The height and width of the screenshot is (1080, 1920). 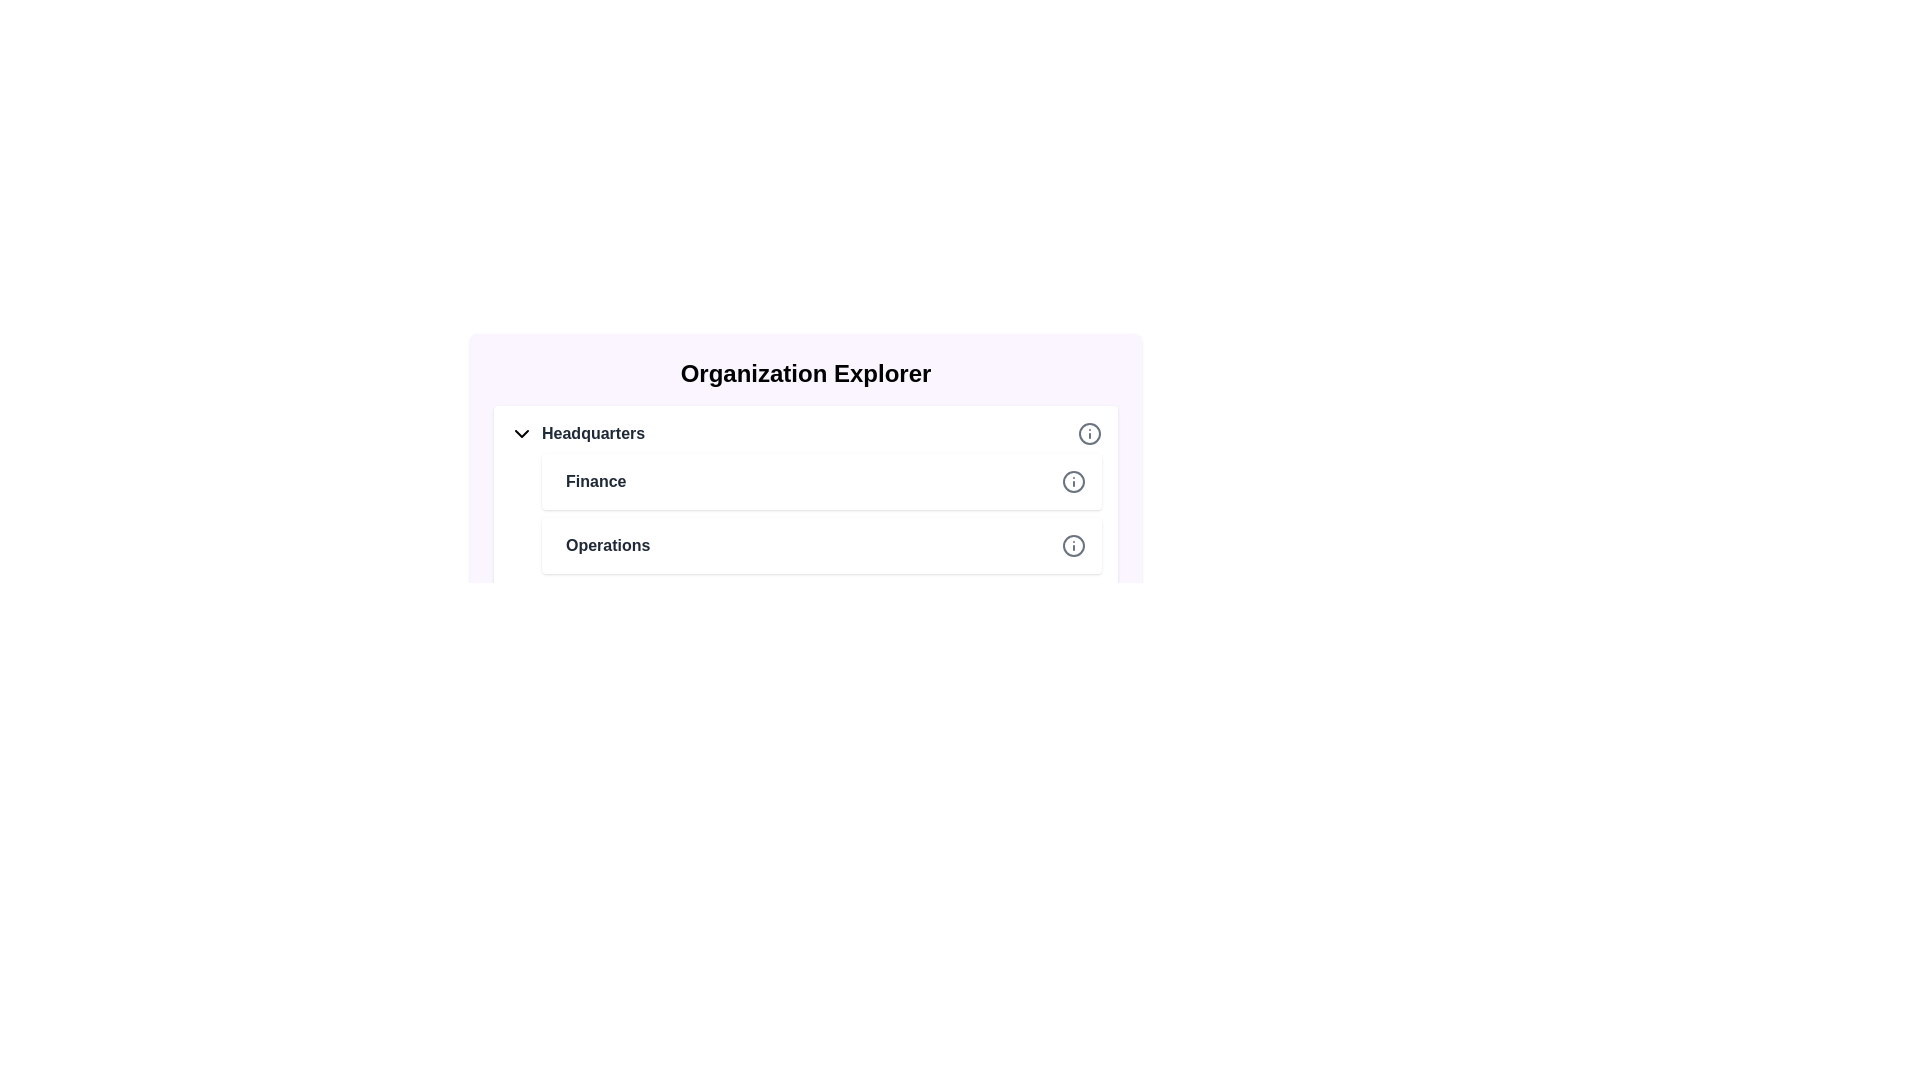 What do you see at coordinates (603, 546) in the screenshot?
I see `the 'Operations' text label located in the 'Headquarters' section, below the 'Finance' row` at bounding box center [603, 546].